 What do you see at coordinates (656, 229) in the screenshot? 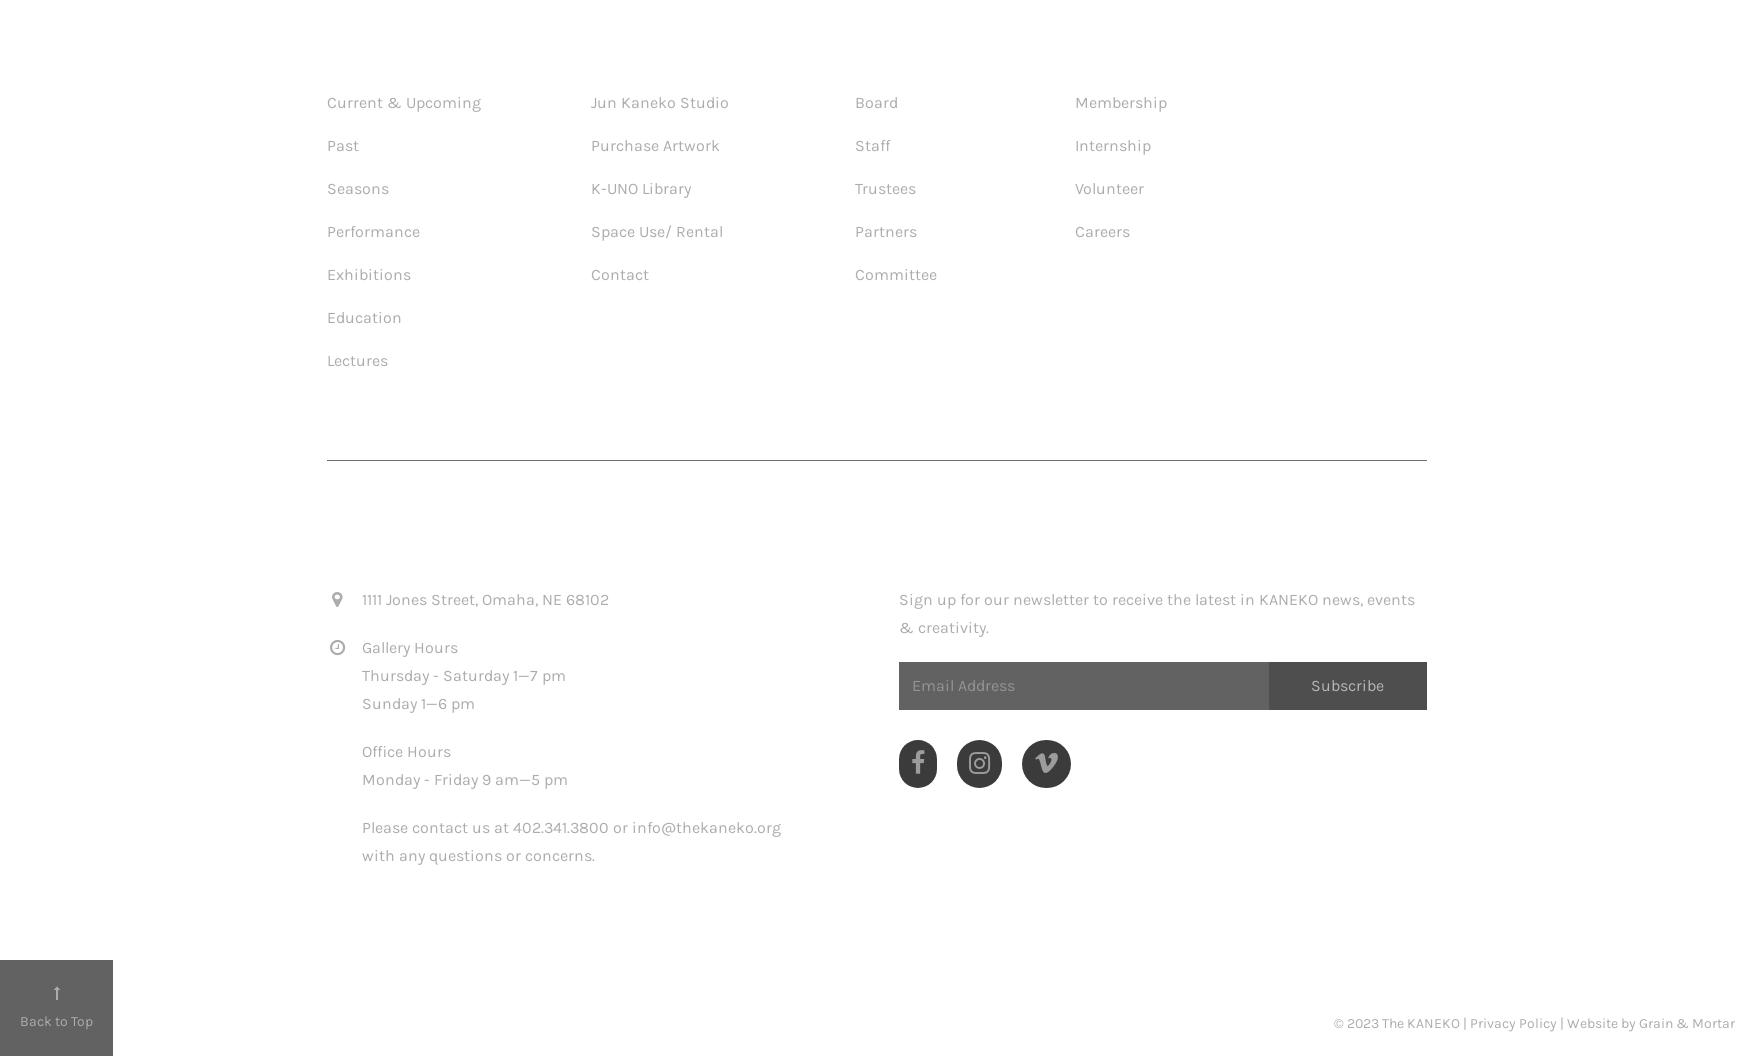
I see `'Space Use/ Rental'` at bounding box center [656, 229].